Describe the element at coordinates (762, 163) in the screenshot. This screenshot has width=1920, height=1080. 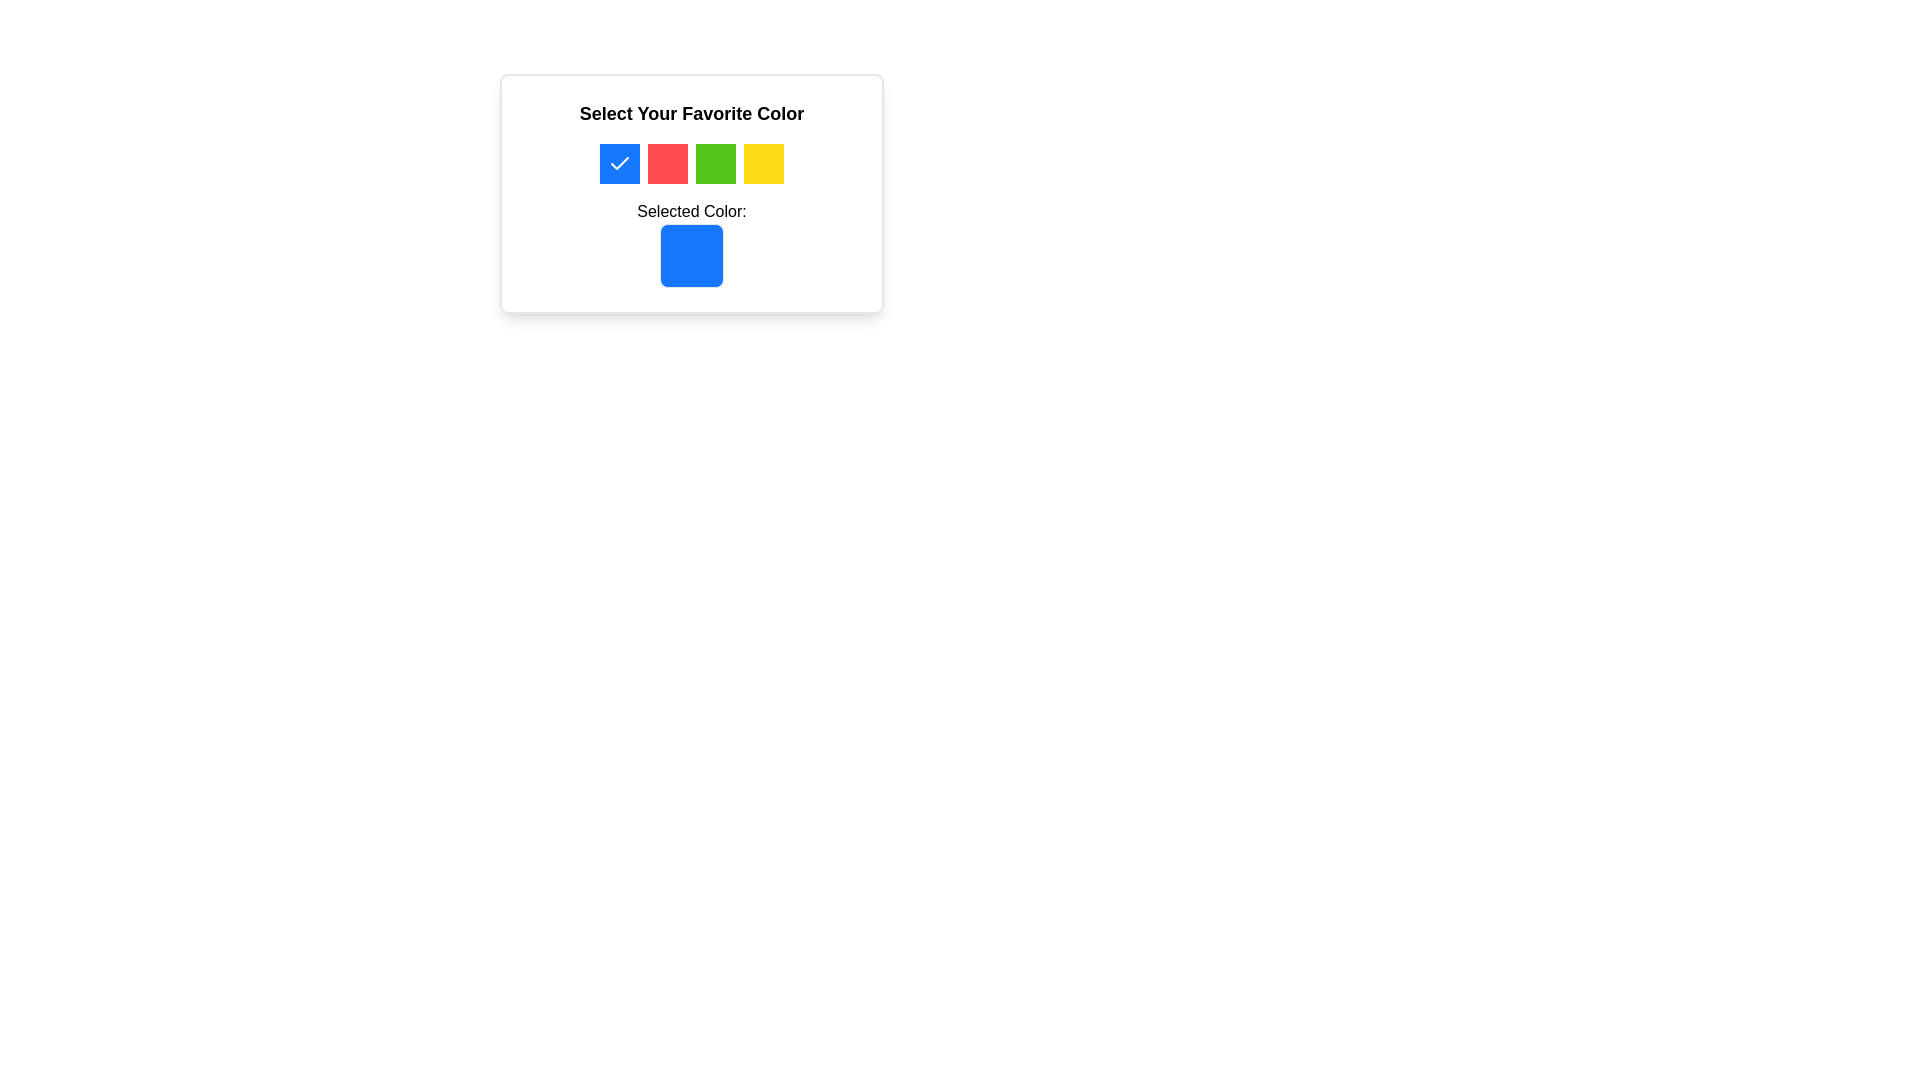
I see `the fifth color selection button in the row, located below the title 'Select Your Favorite Color', to potentially display a tooltip` at that location.